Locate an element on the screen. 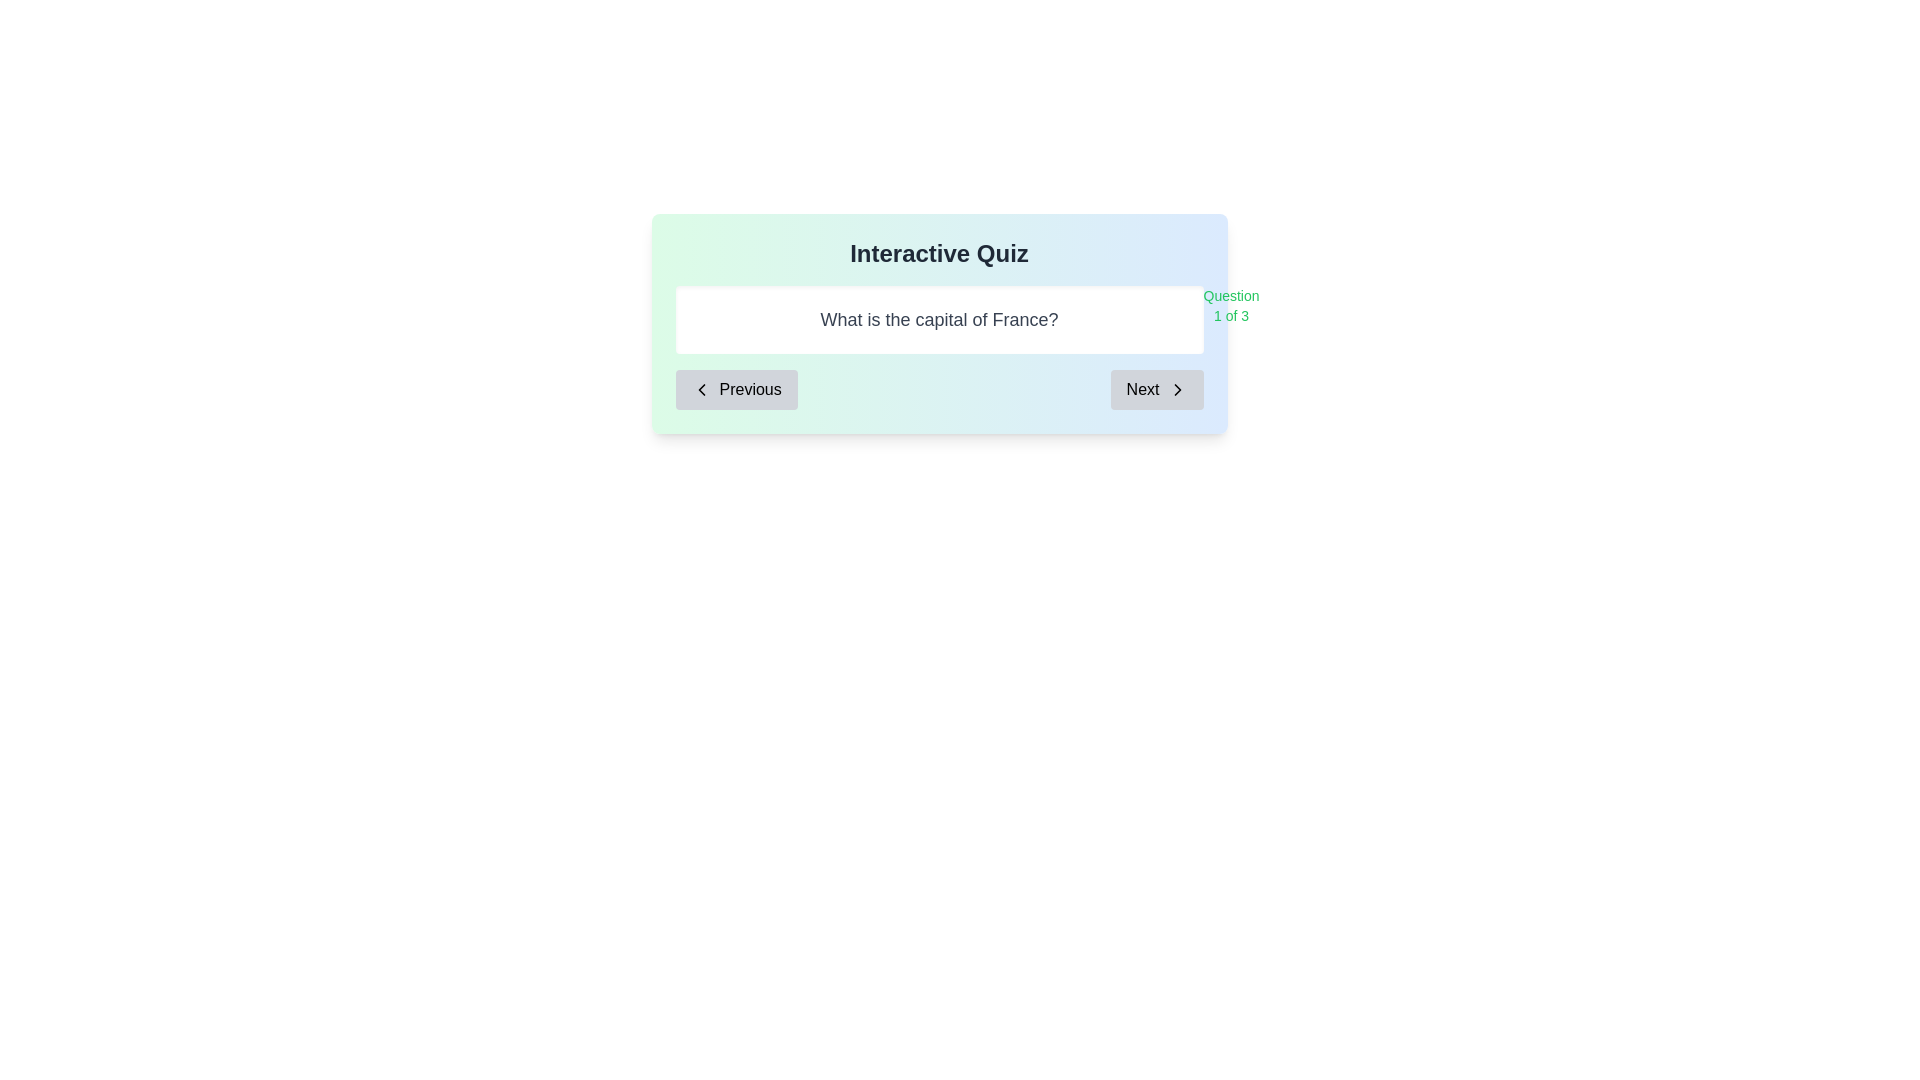  the 'Previous' button located at the bottom-left section of the navigation control system is located at coordinates (735, 389).